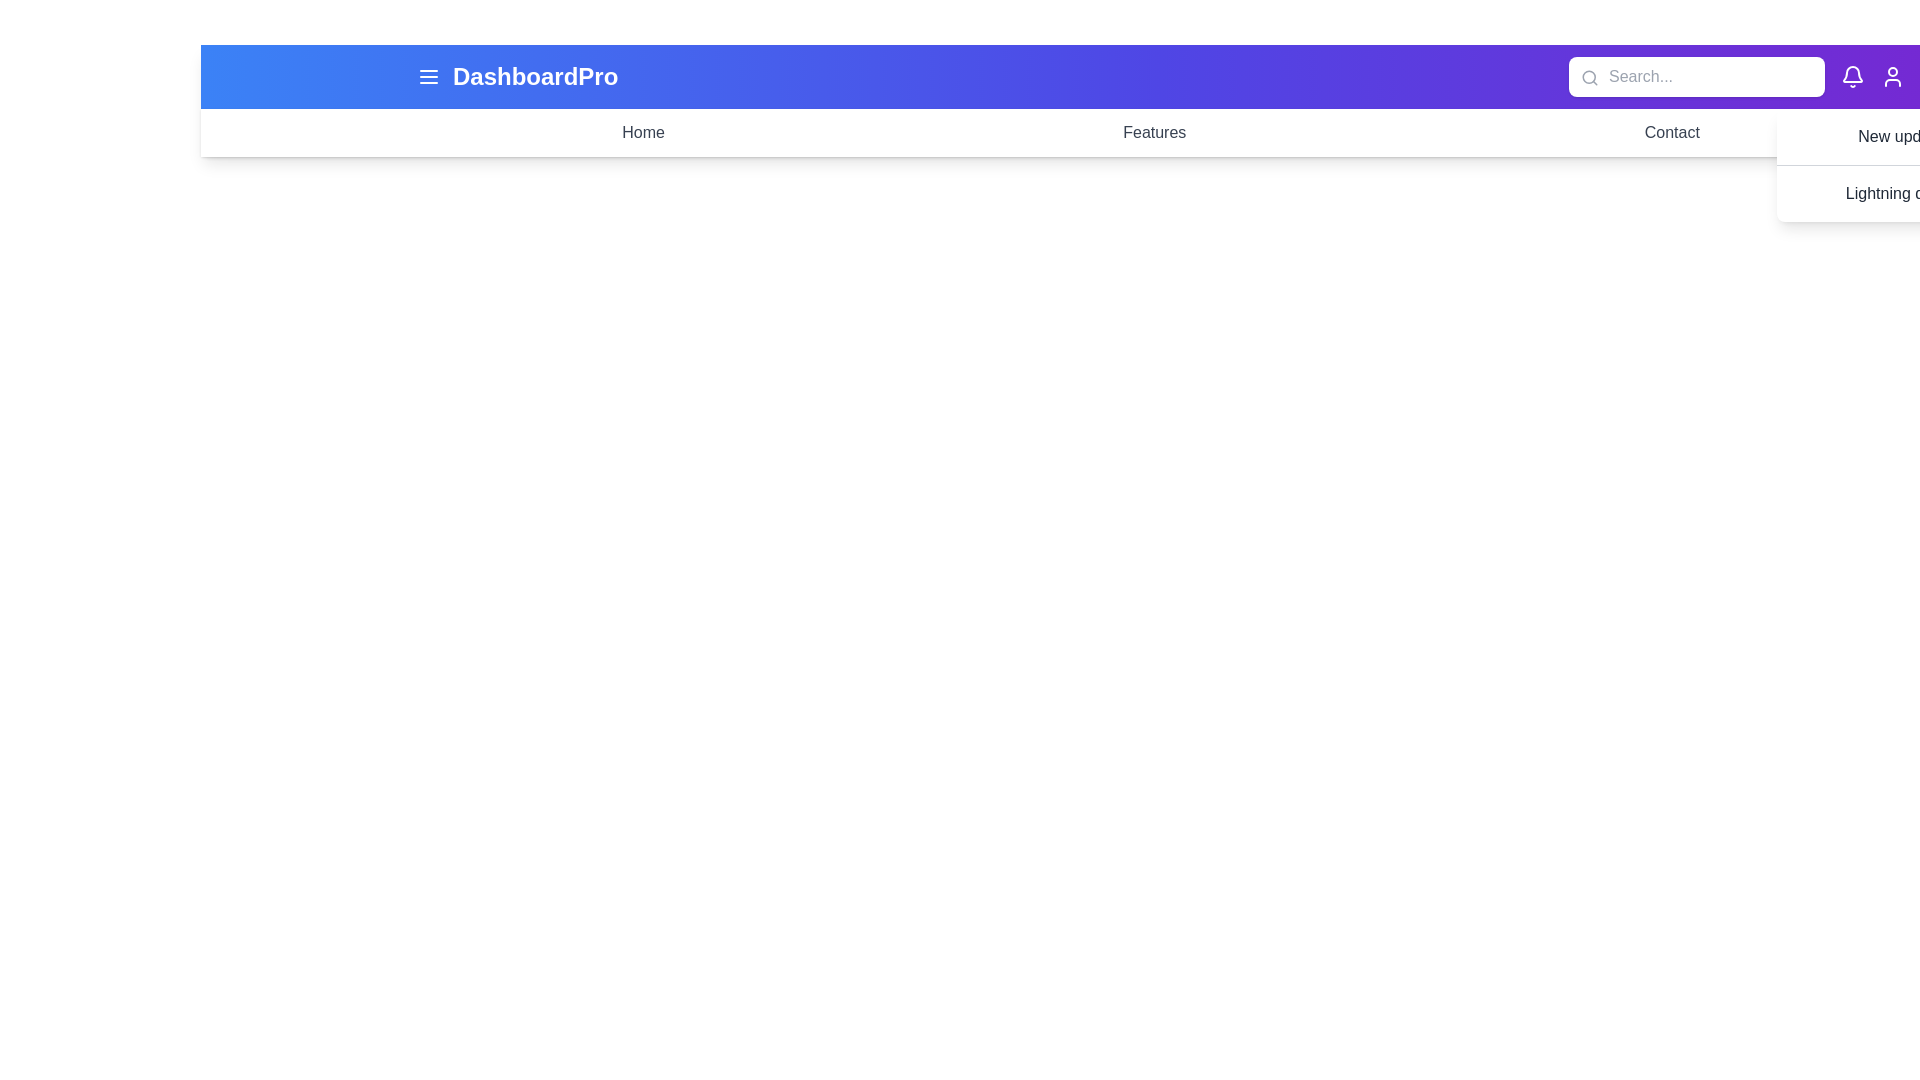 This screenshot has width=1920, height=1080. I want to click on the bell icon to toggle notifications visibility, so click(1851, 76).